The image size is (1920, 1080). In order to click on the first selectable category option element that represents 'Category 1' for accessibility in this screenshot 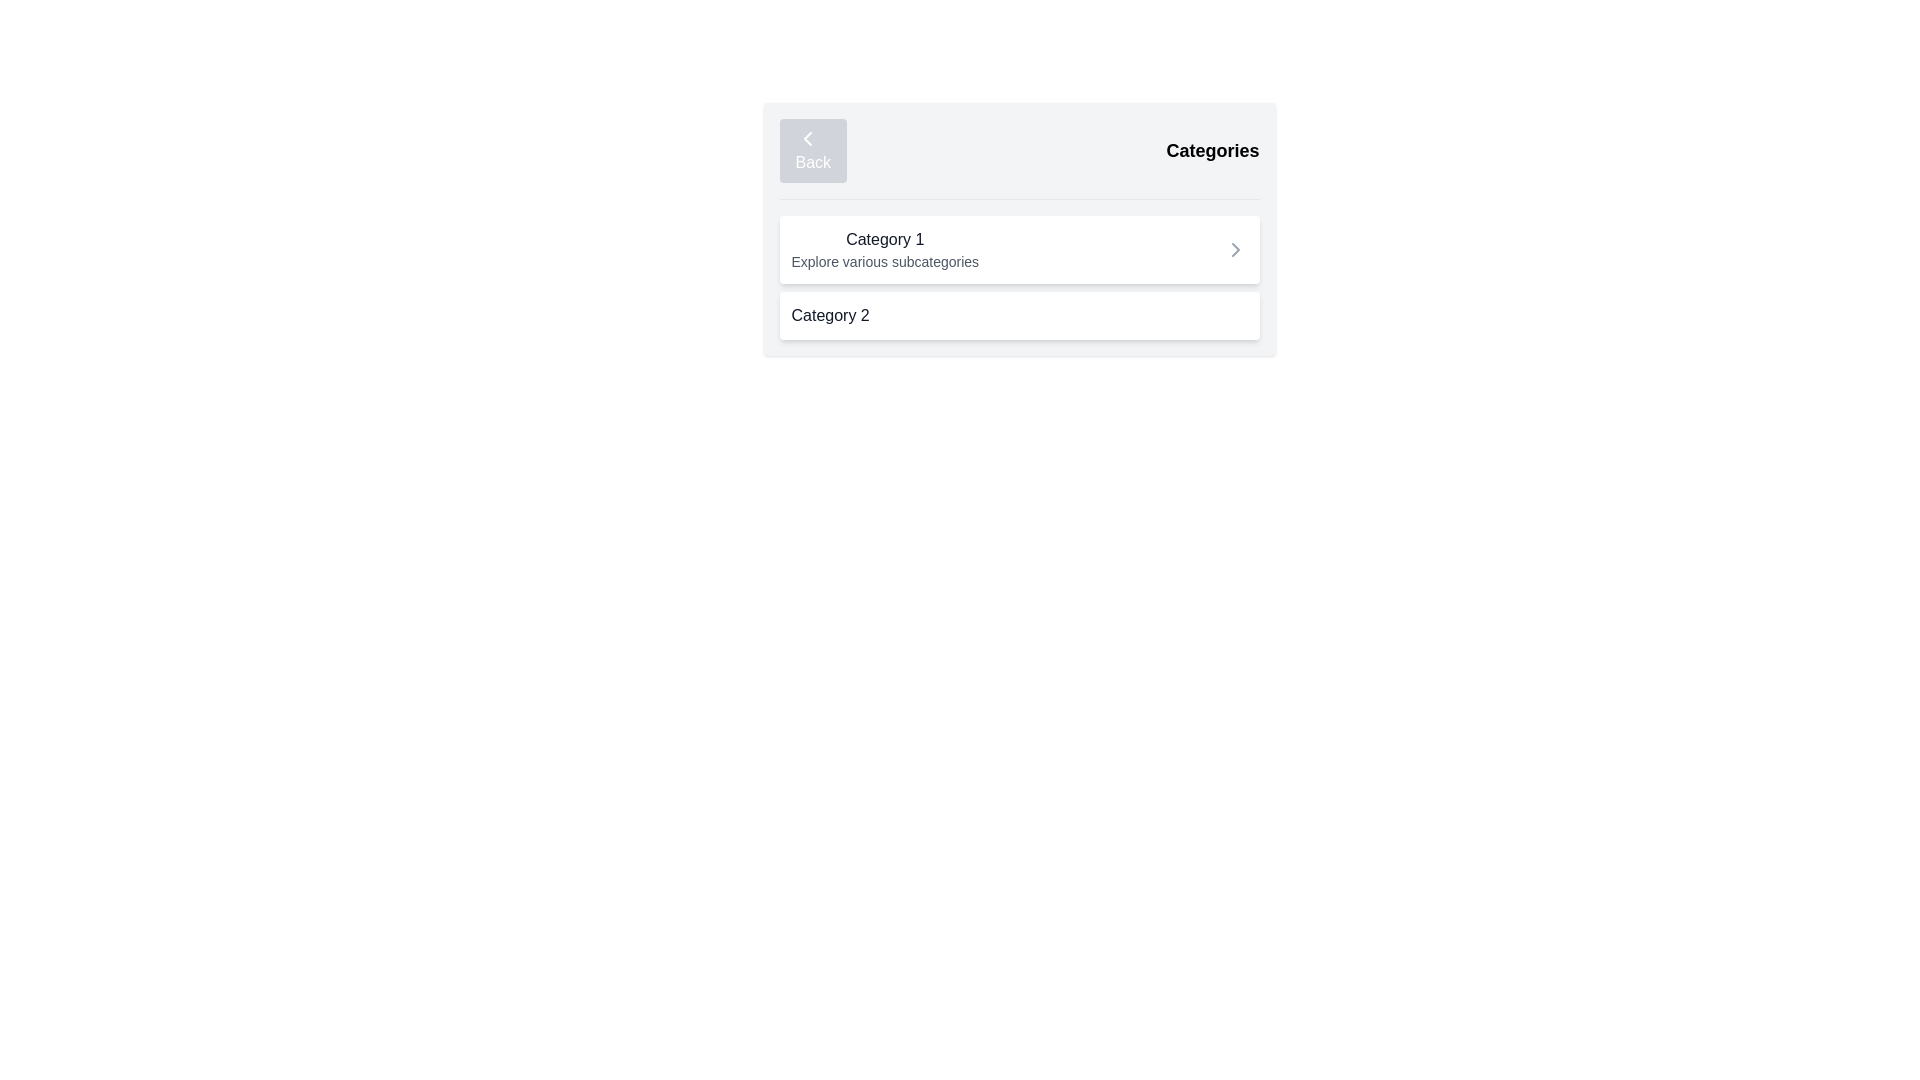, I will do `click(1019, 249)`.